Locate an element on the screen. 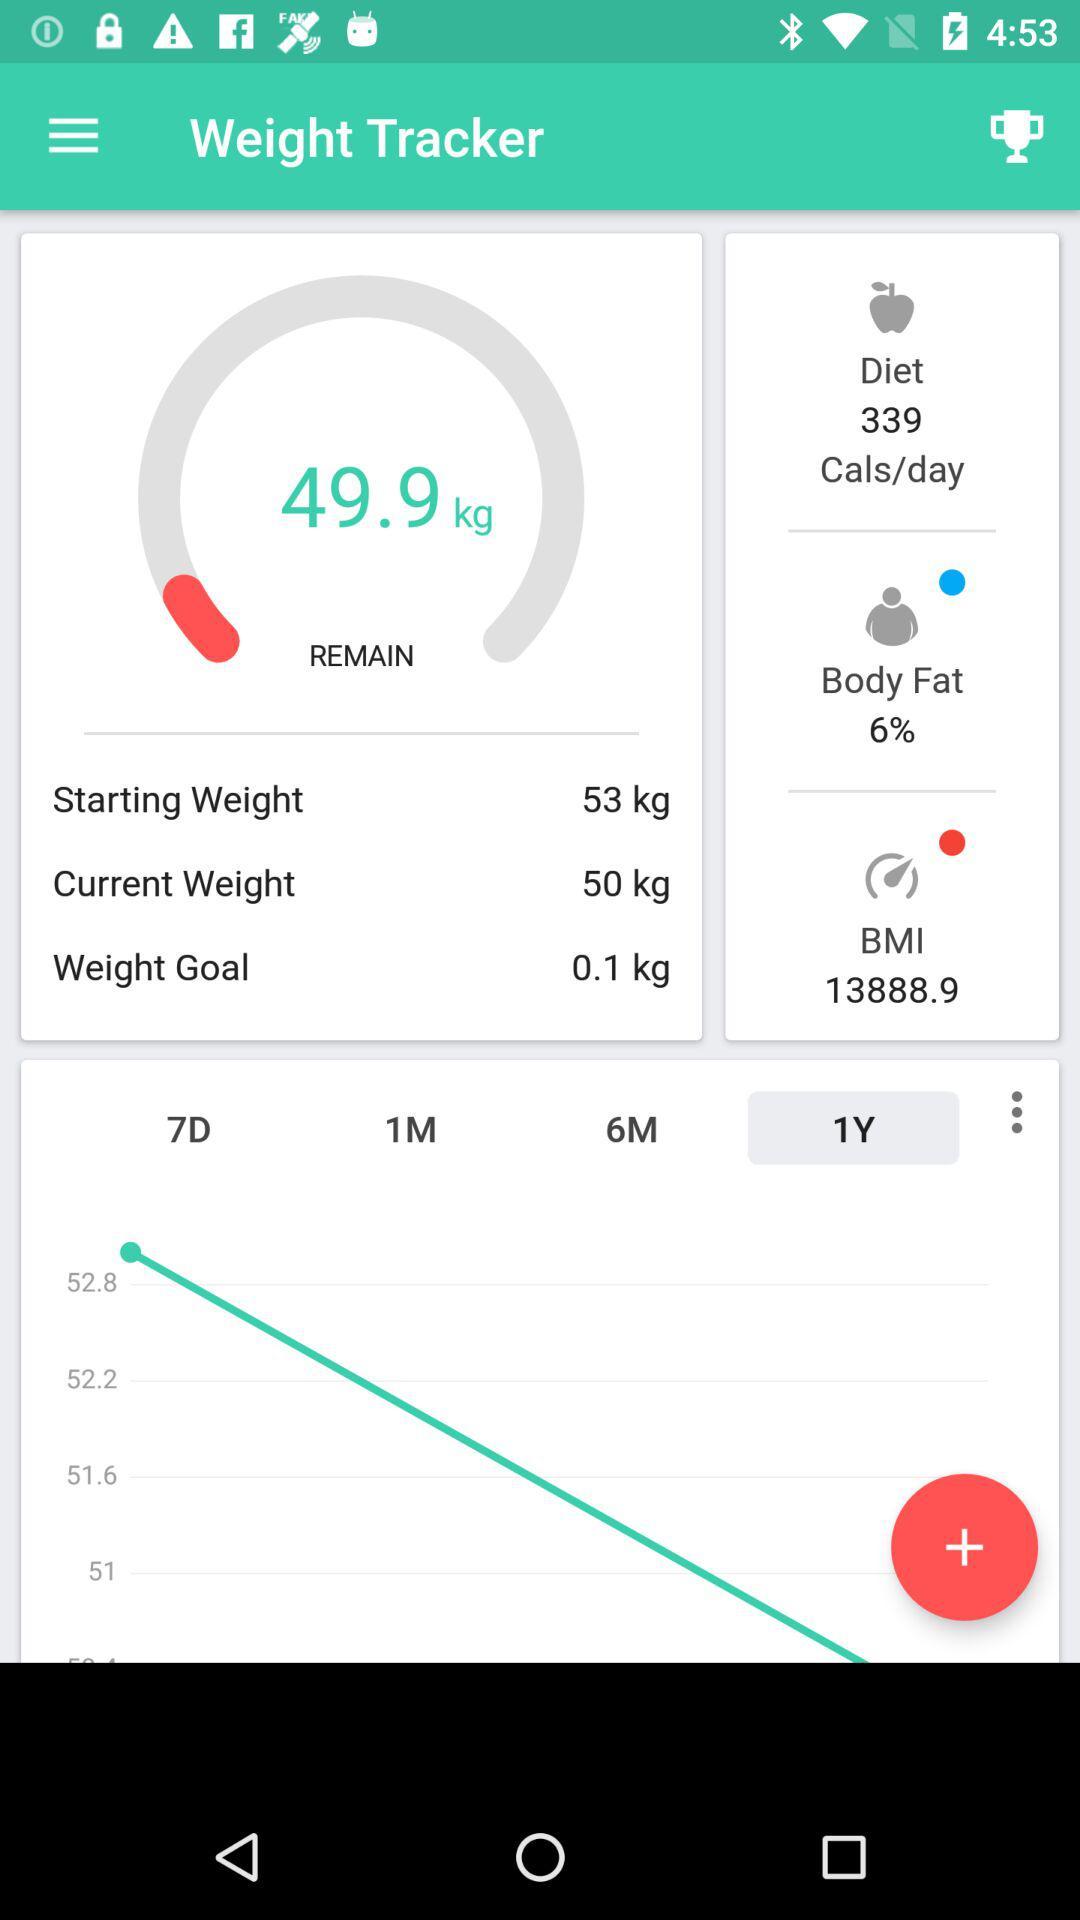  the item to the left of 1y item is located at coordinates (631, 1128).